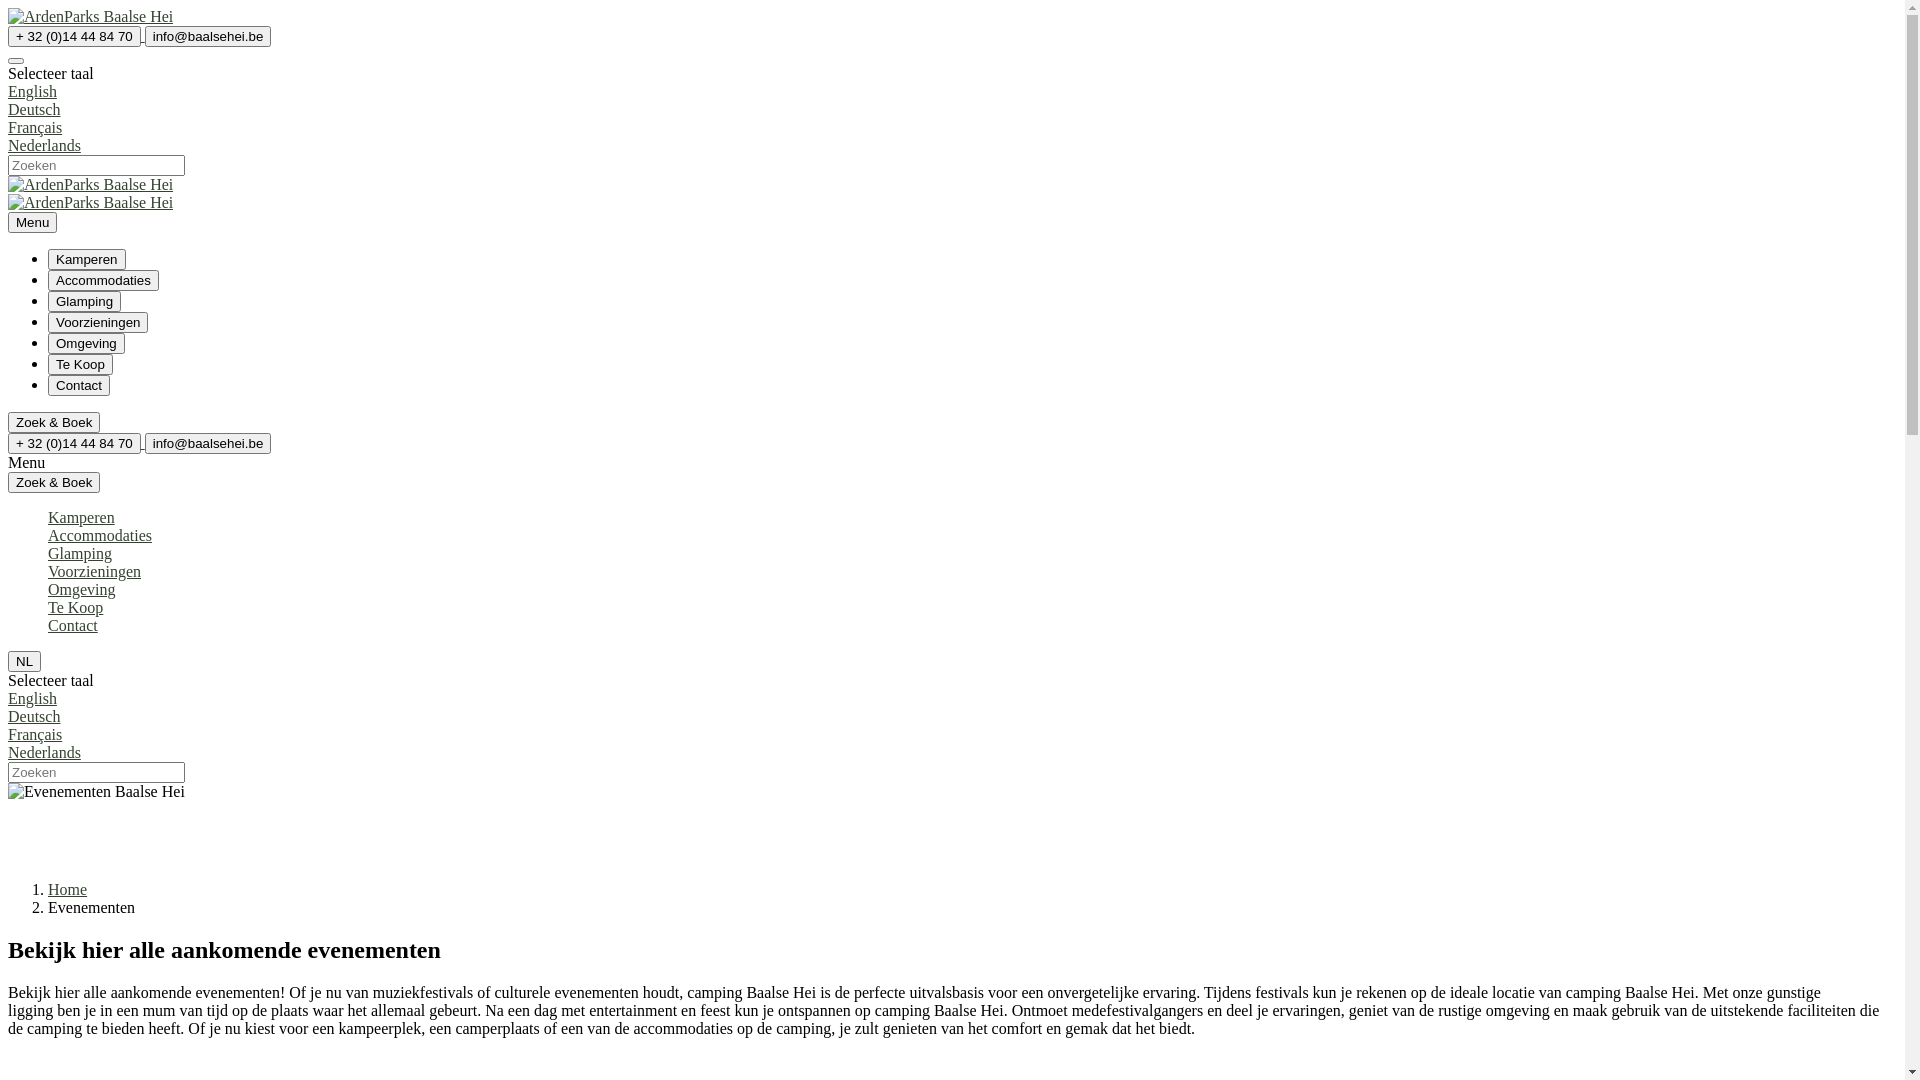 This screenshot has width=1920, height=1080. Describe the element at coordinates (93, 571) in the screenshot. I see `'Voorzieningen'` at that location.